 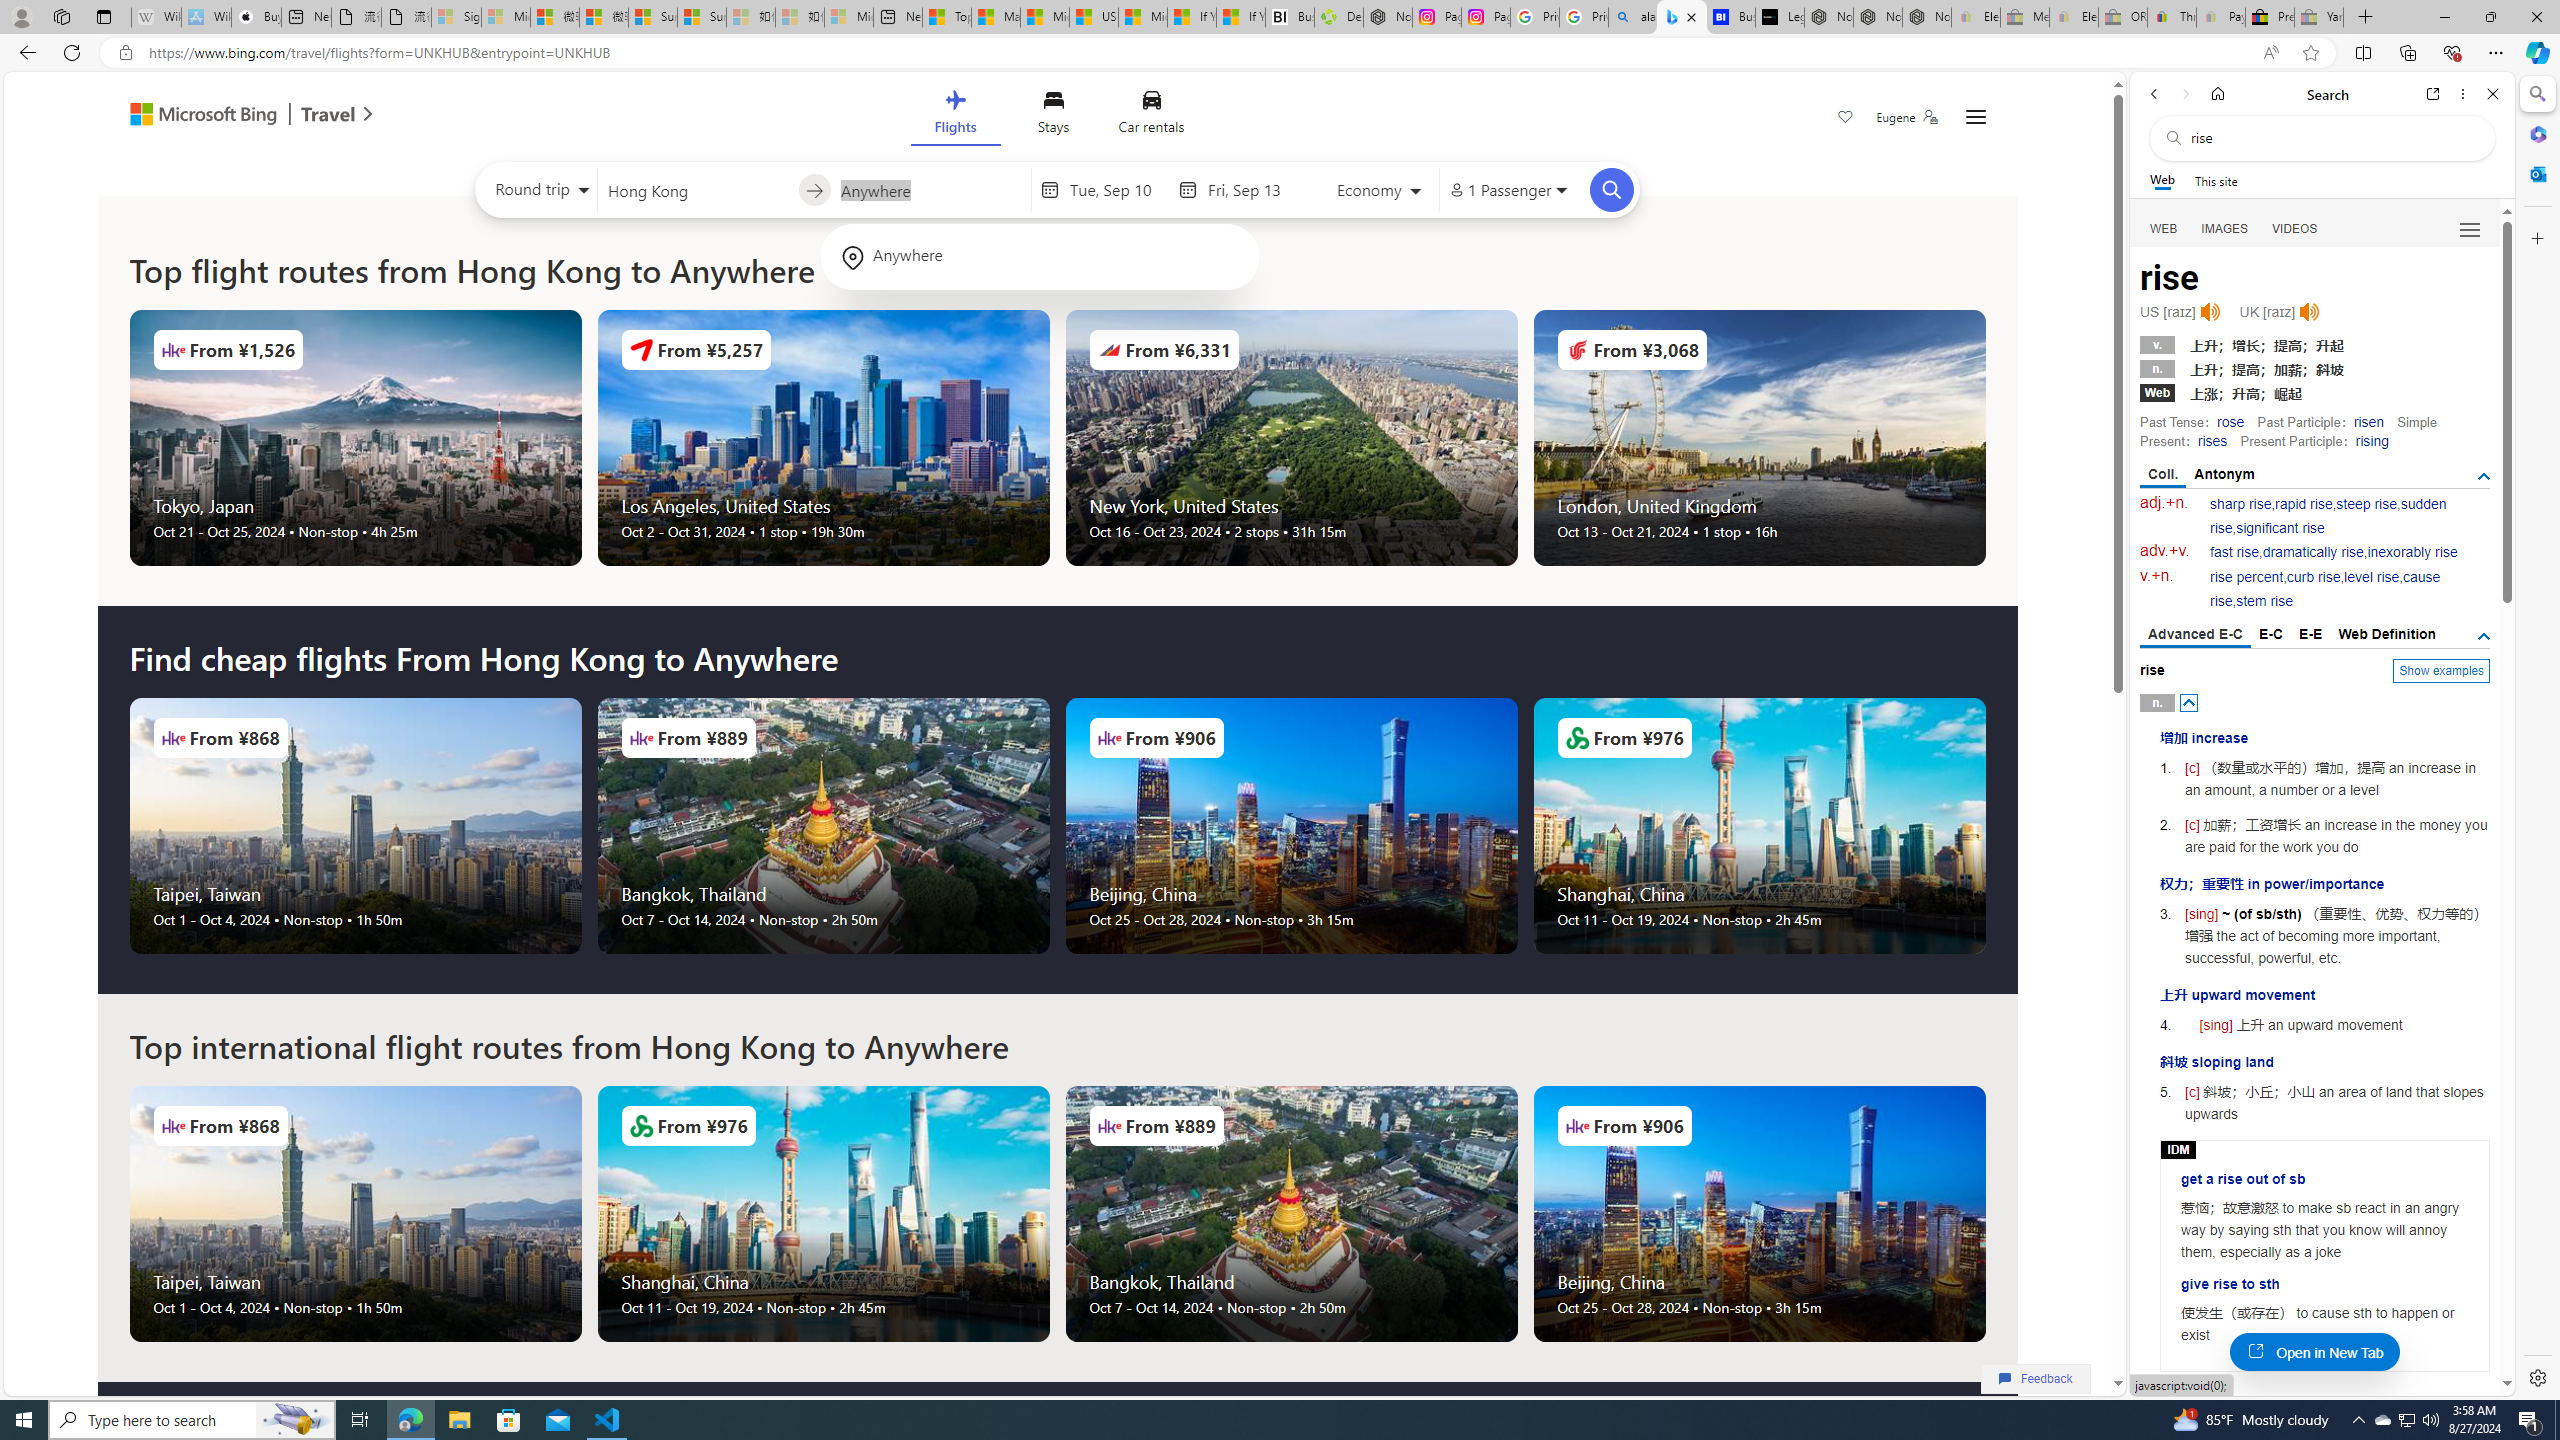 What do you see at coordinates (2233, 551) in the screenshot?
I see `'fast rise'` at bounding box center [2233, 551].